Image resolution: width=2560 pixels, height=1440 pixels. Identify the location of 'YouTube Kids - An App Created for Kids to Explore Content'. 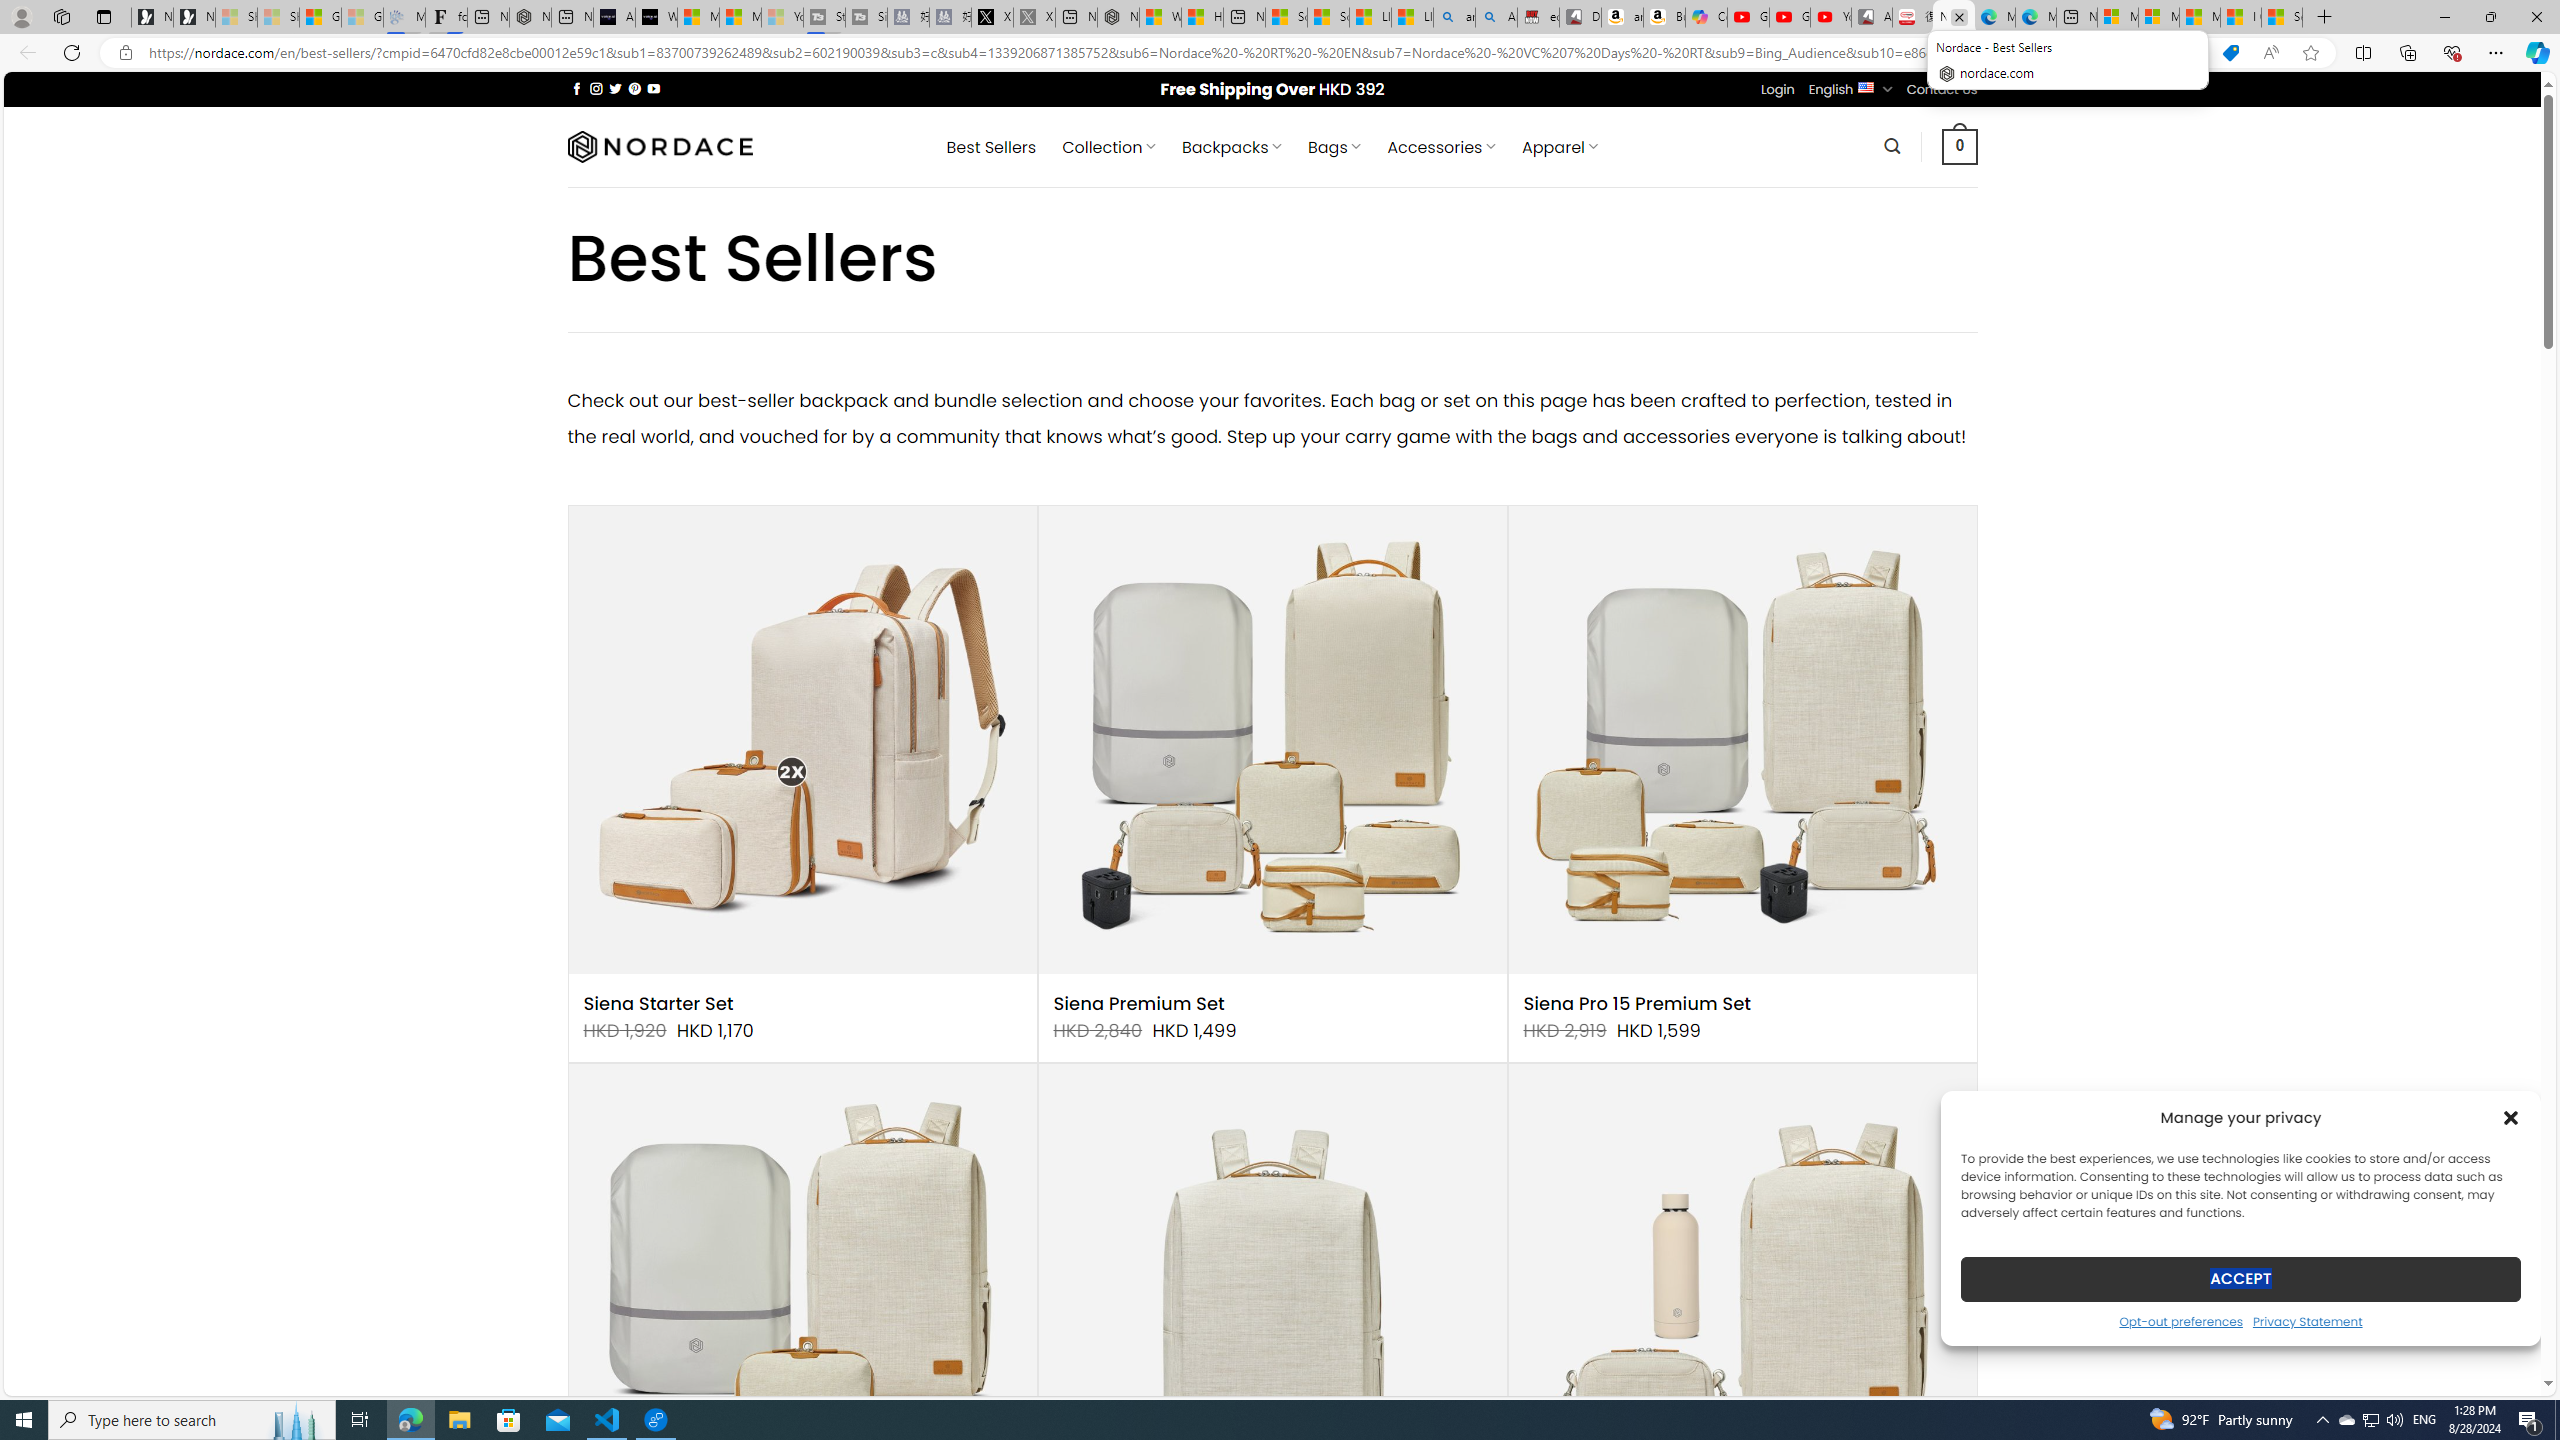
(1830, 16).